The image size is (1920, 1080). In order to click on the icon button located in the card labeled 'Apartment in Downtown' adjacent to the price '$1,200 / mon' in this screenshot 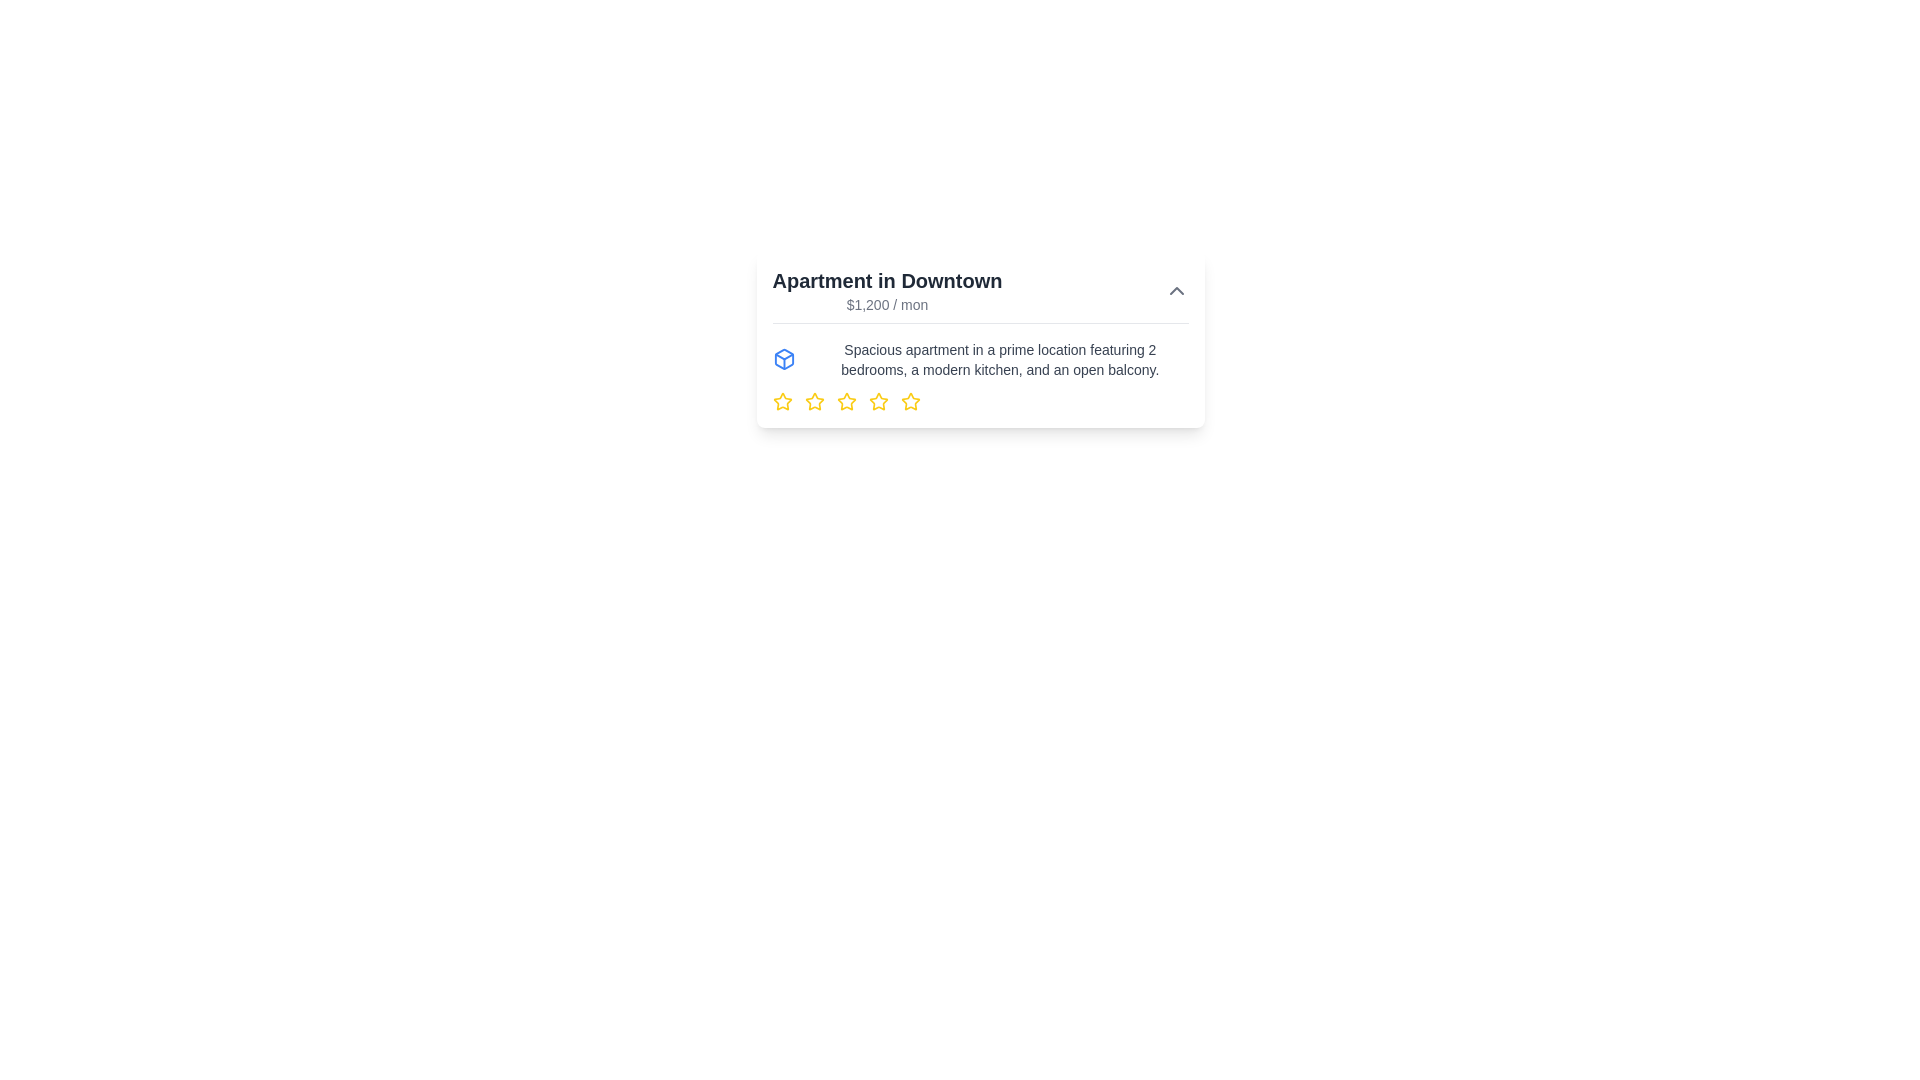, I will do `click(1176, 290)`.